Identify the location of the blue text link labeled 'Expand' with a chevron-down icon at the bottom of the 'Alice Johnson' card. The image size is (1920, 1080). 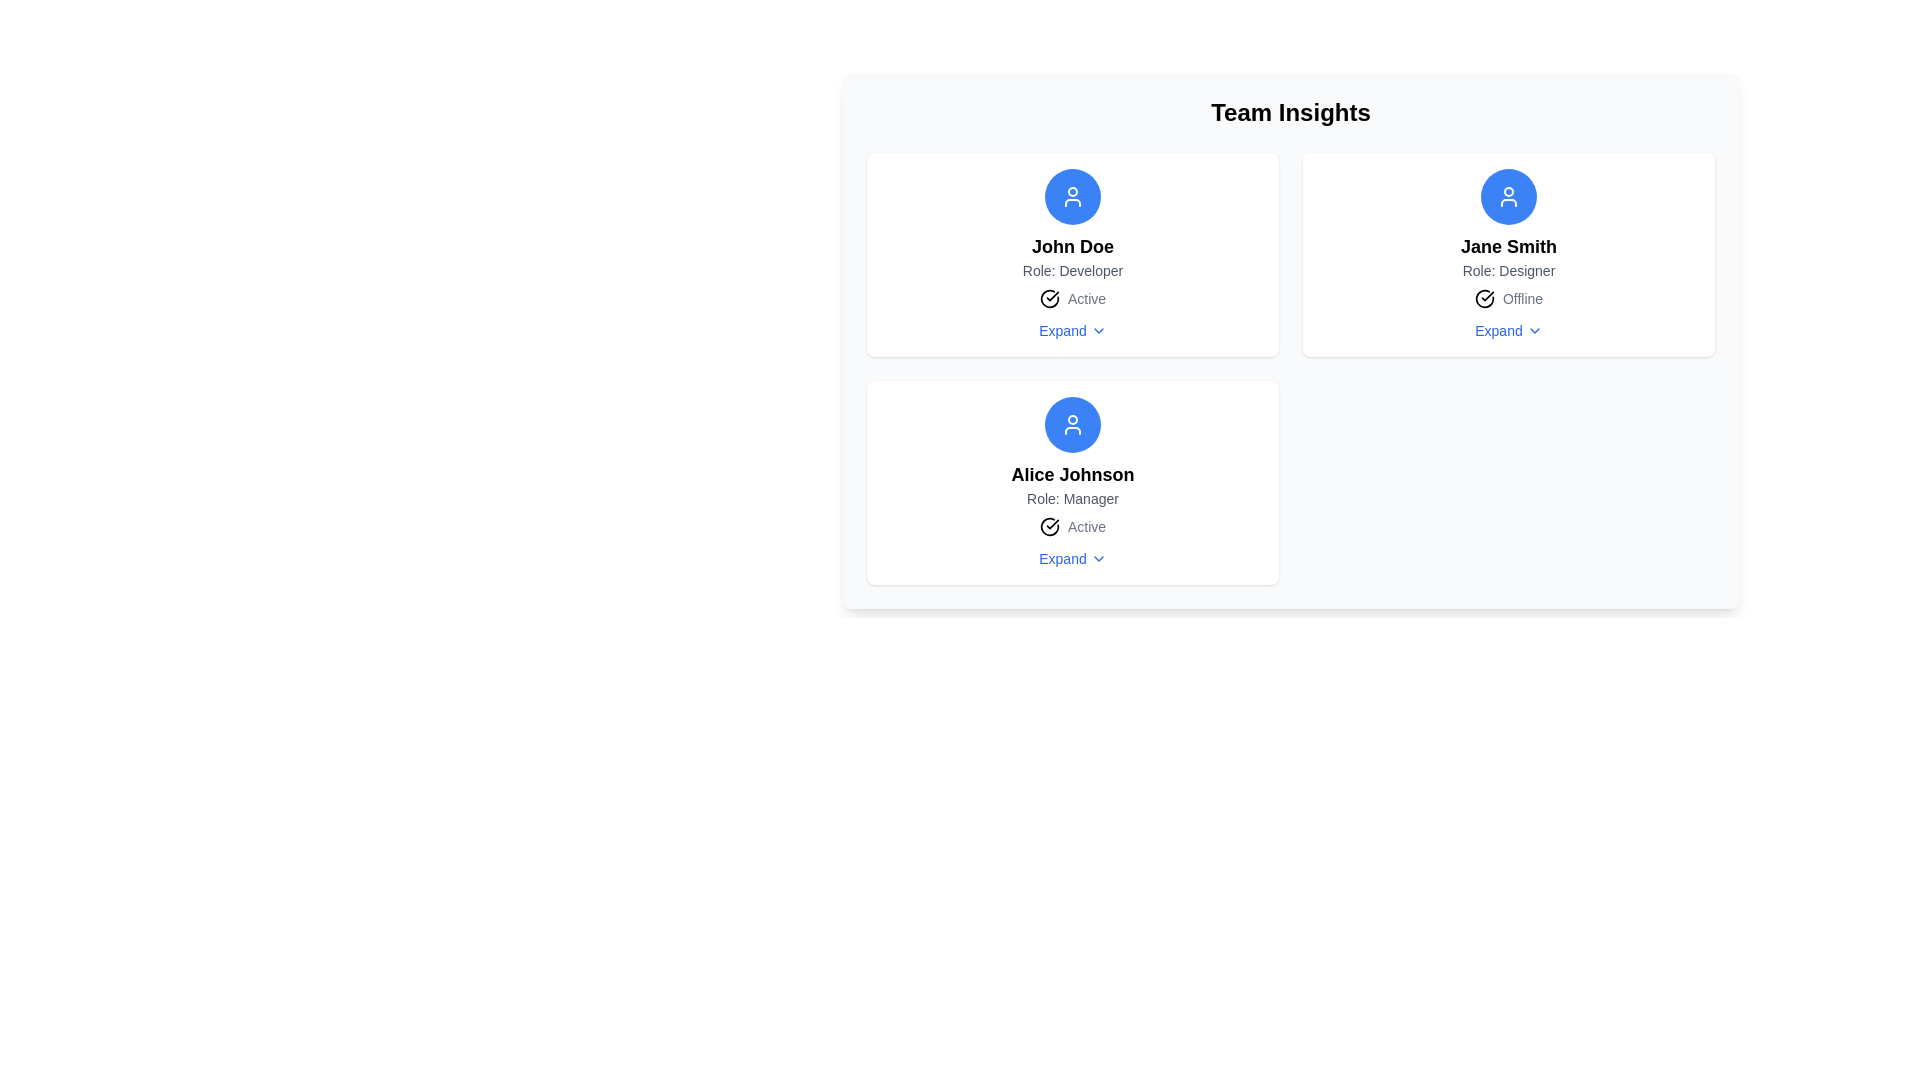
(1071, 559).